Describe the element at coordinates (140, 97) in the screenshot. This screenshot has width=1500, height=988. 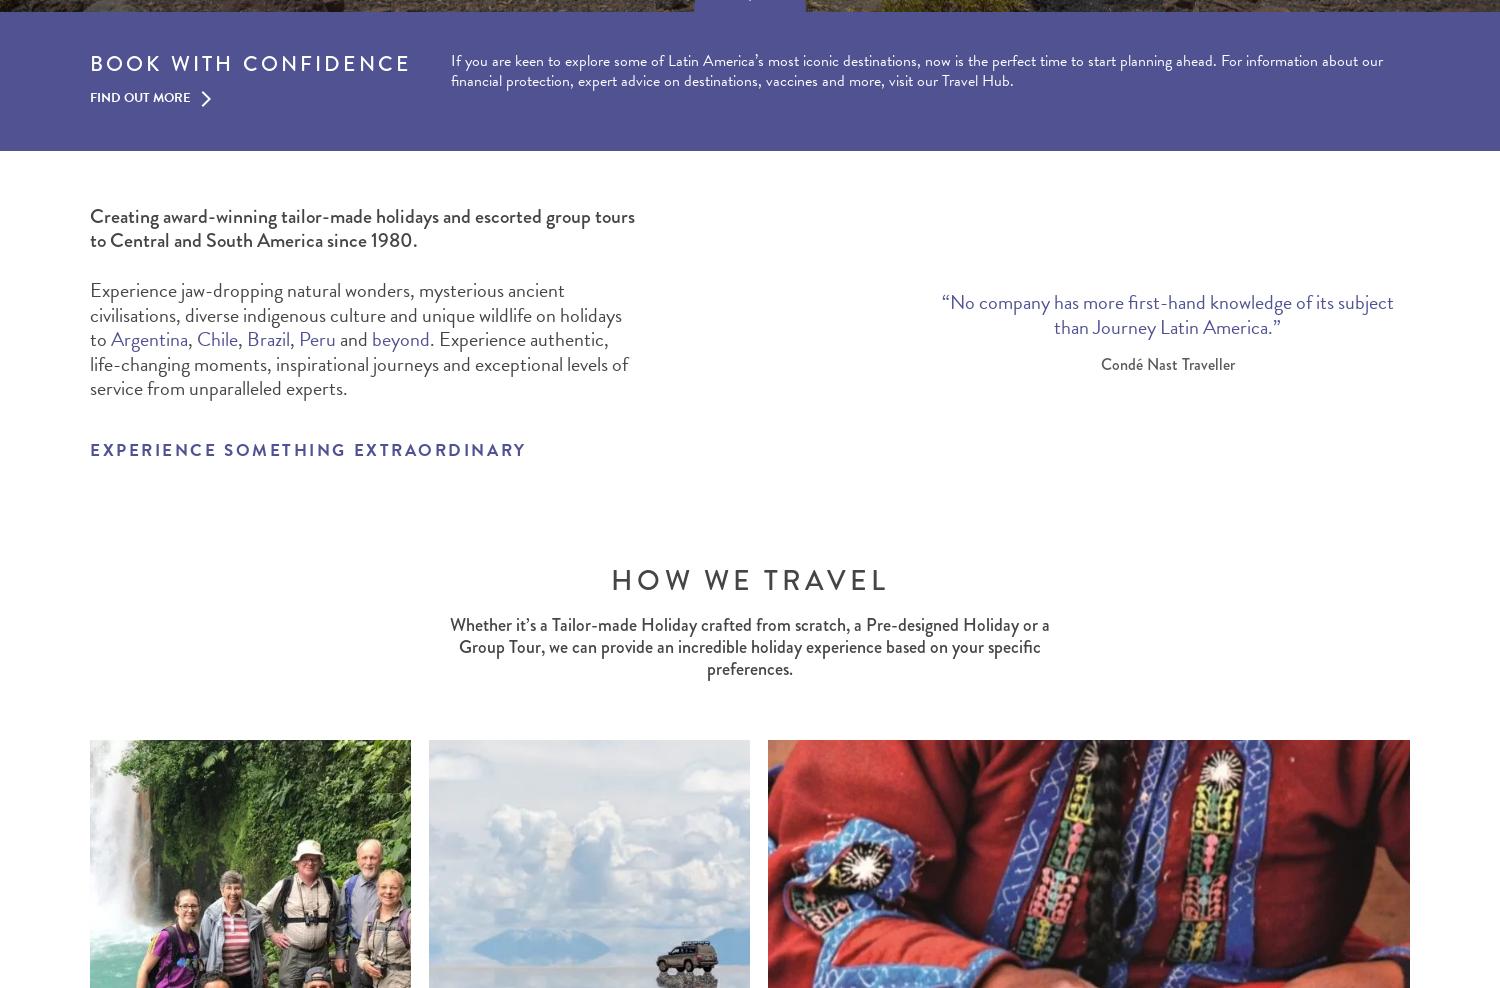
I see `'Find out more'` at that location.